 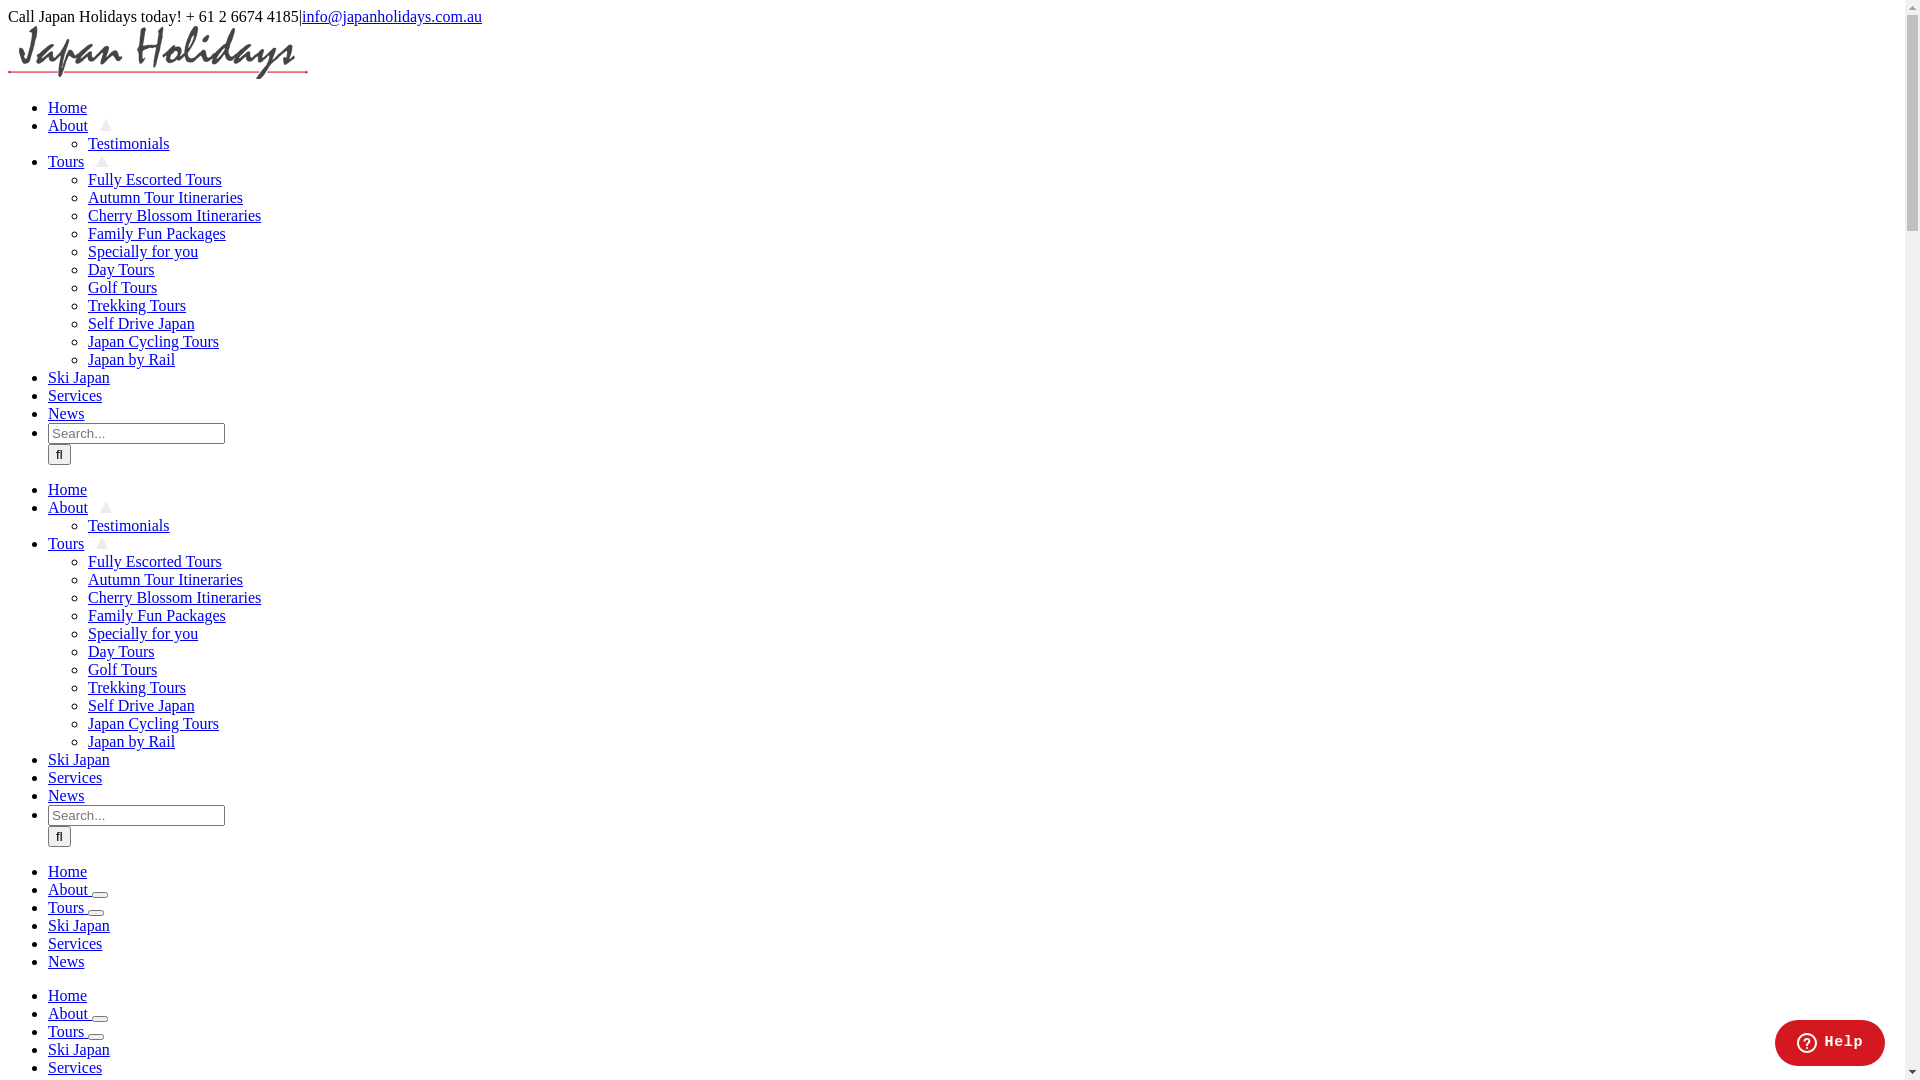 What do you see at coordinates (152, 340) in the screenshot?
I see `'Japan Cycling Tours'` at bounding box center [152, 340].